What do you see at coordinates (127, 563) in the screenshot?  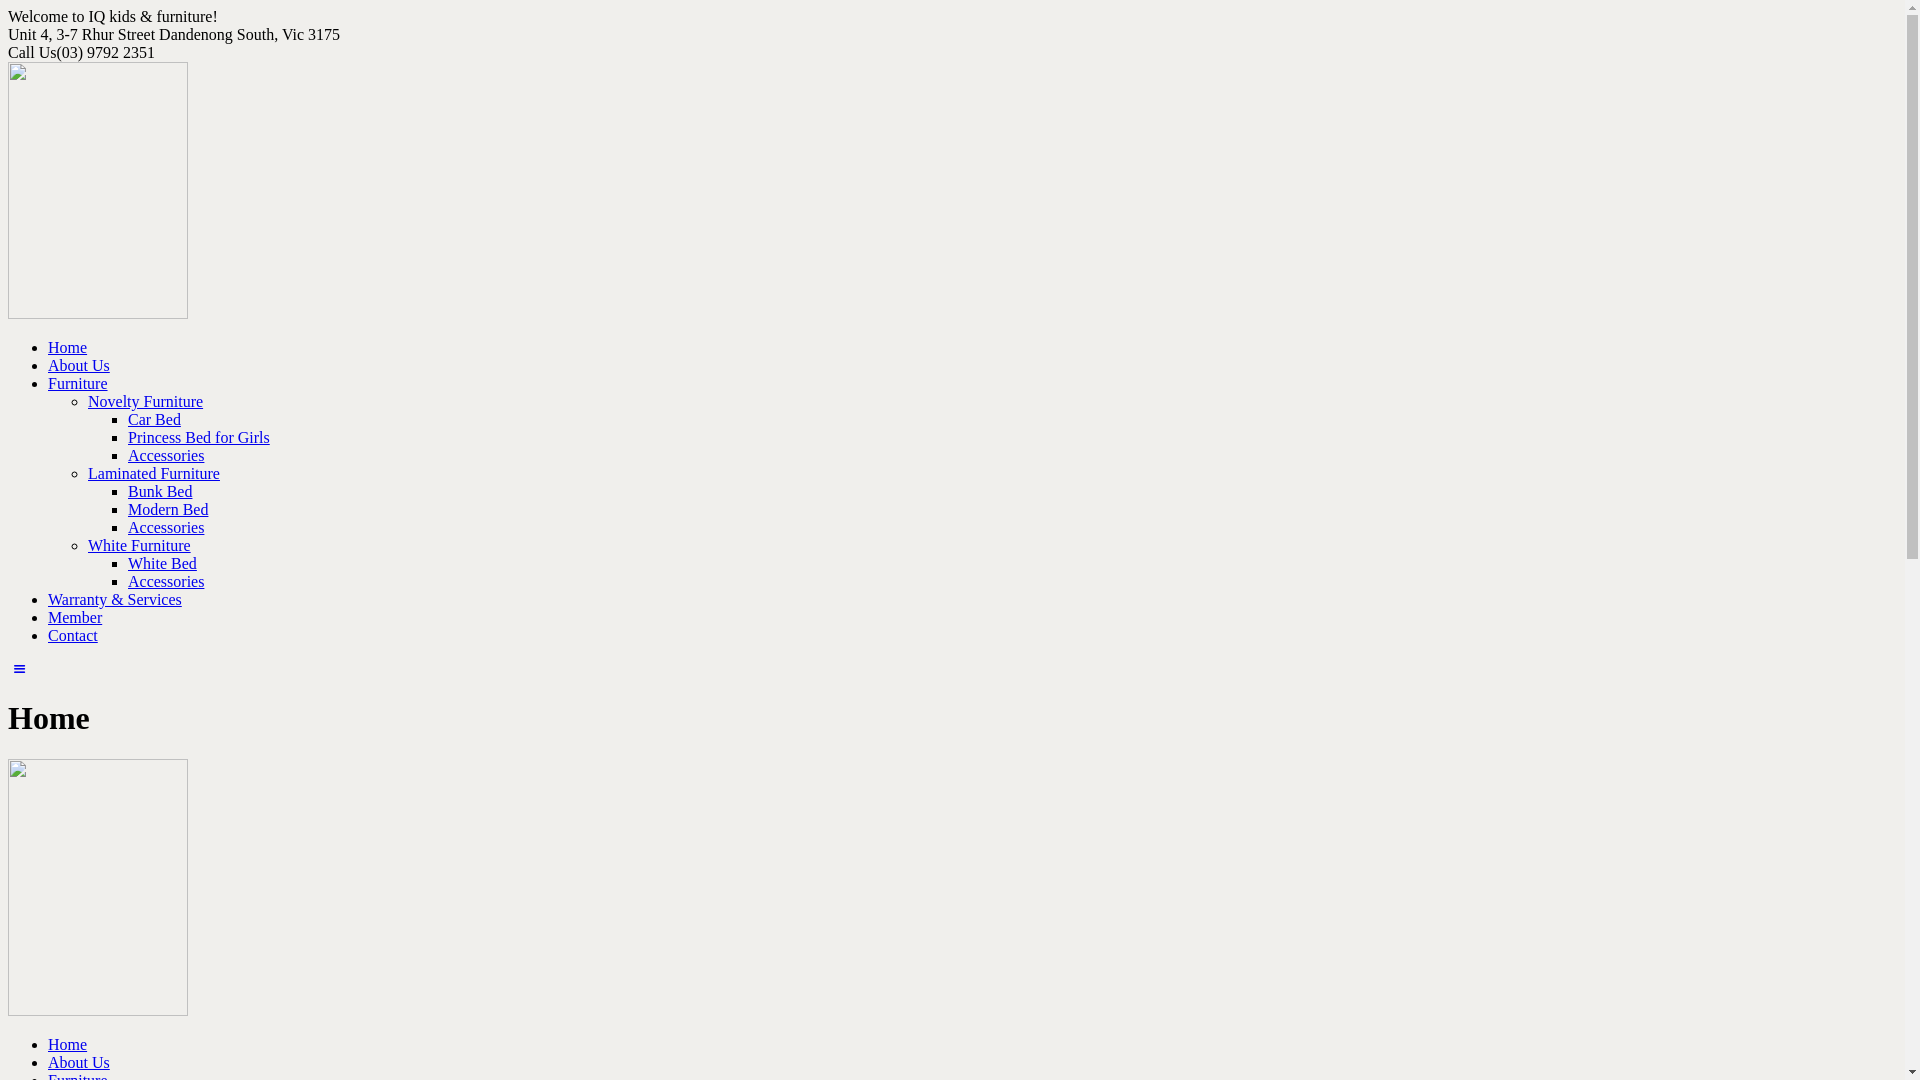 I see `'White Bed'` at bounding box center [127, 563].